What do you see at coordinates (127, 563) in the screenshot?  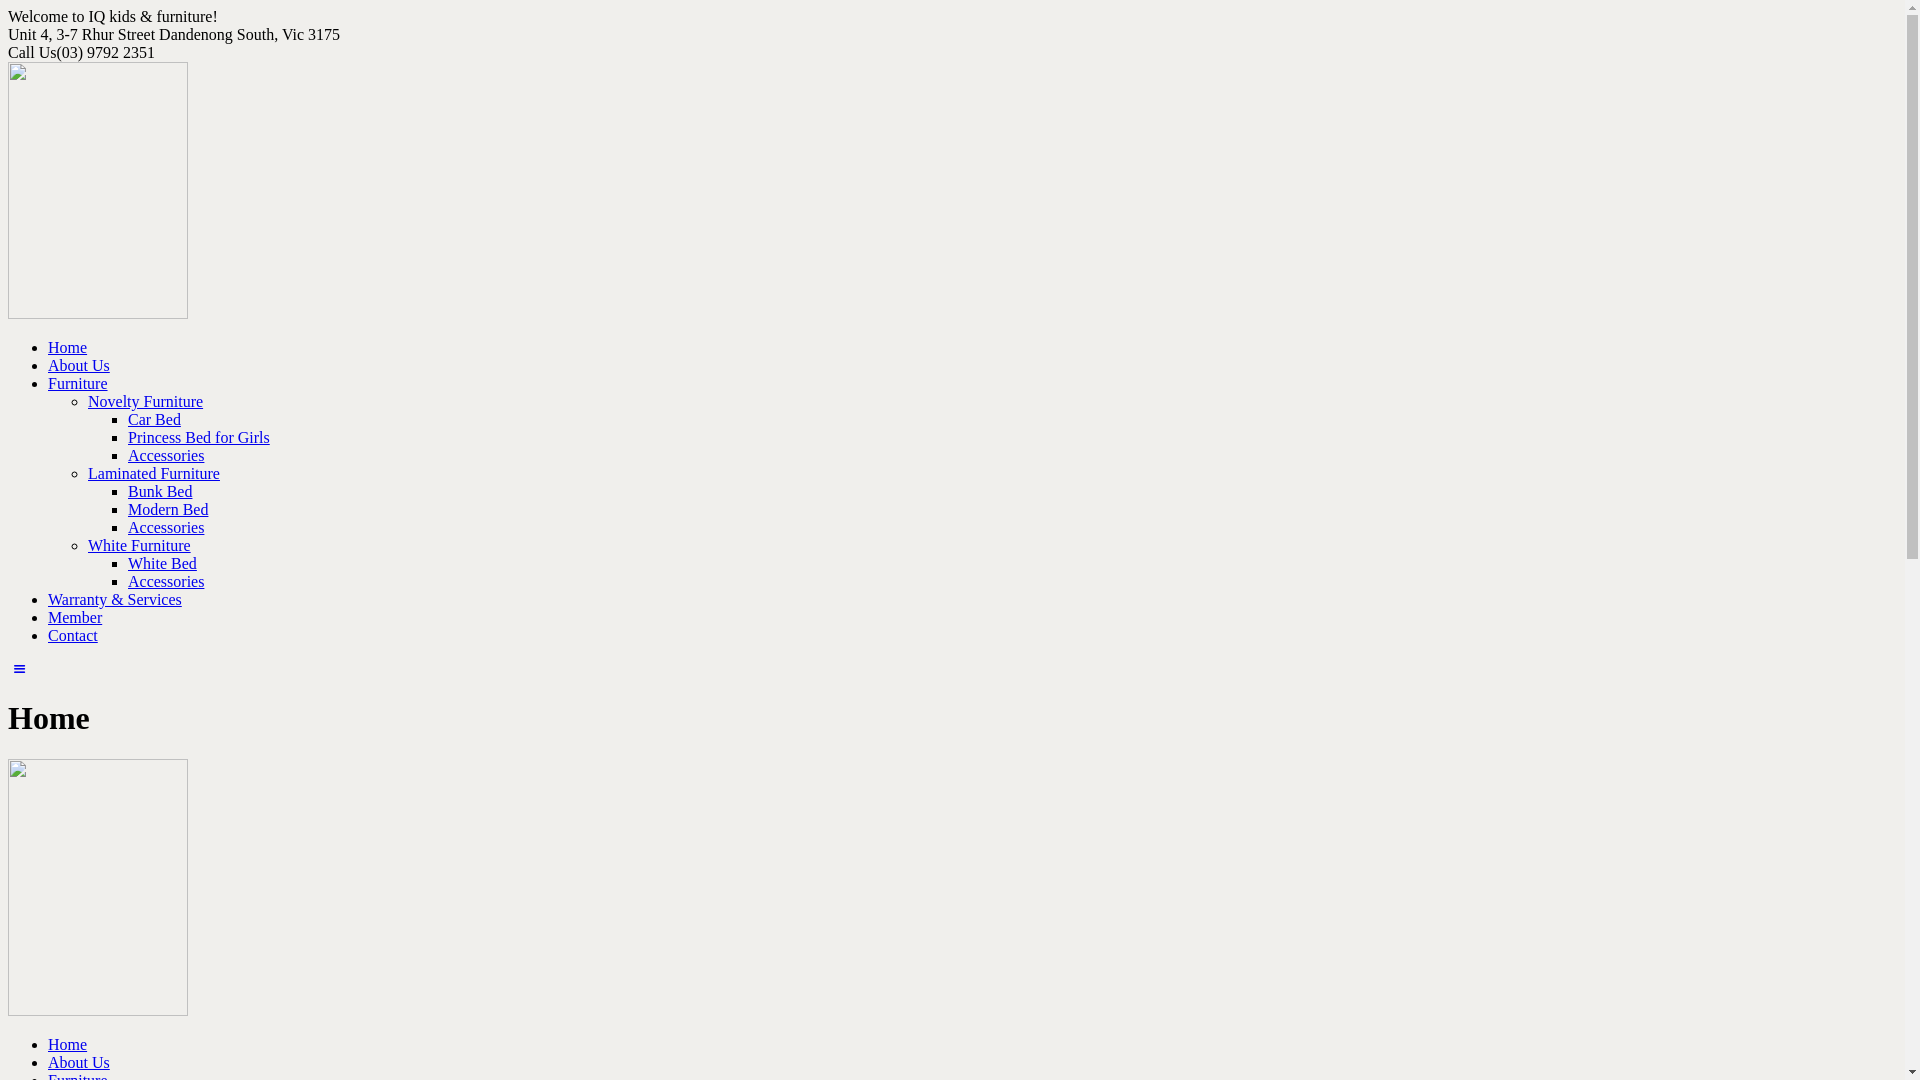 I see `'White Bed'` at bounding box center [127, 563].